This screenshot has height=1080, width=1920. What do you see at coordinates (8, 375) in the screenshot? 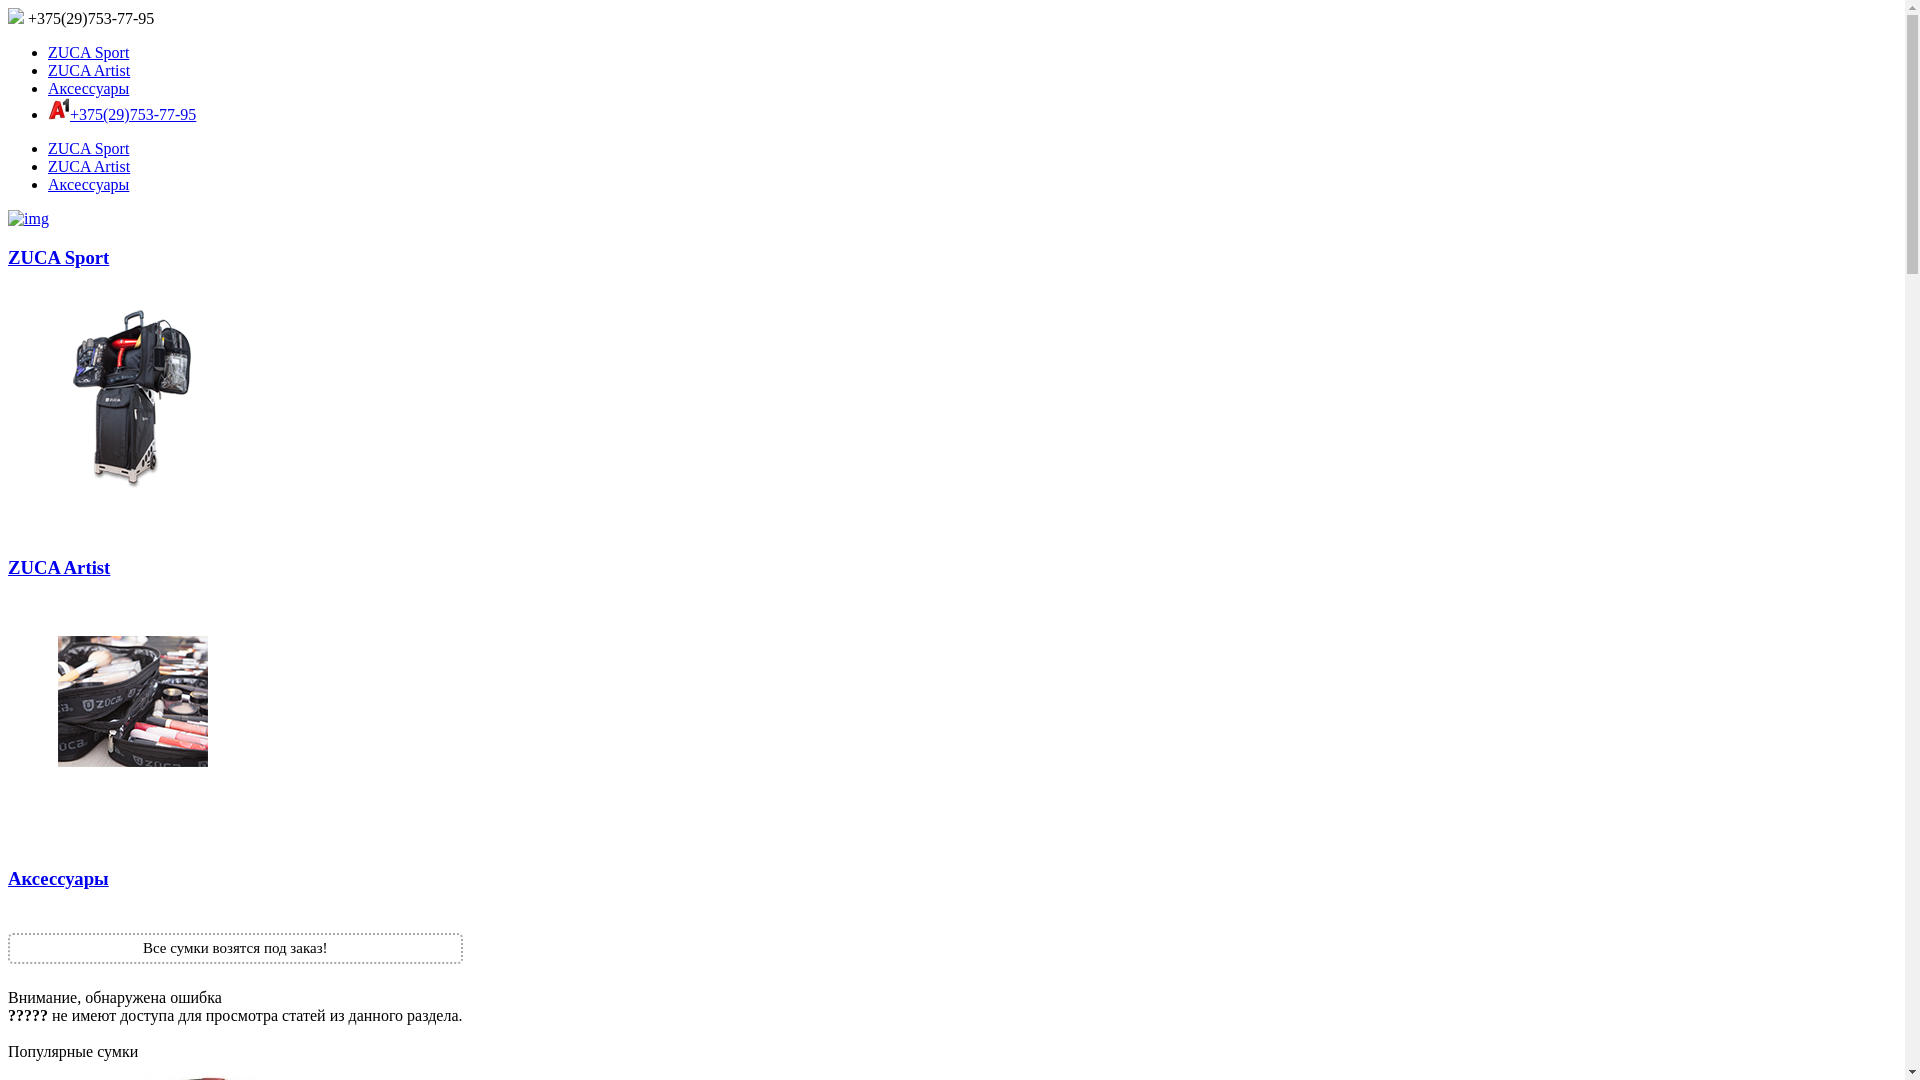
I see `'ZUCA Sport'` at bounding box center [8, 375].